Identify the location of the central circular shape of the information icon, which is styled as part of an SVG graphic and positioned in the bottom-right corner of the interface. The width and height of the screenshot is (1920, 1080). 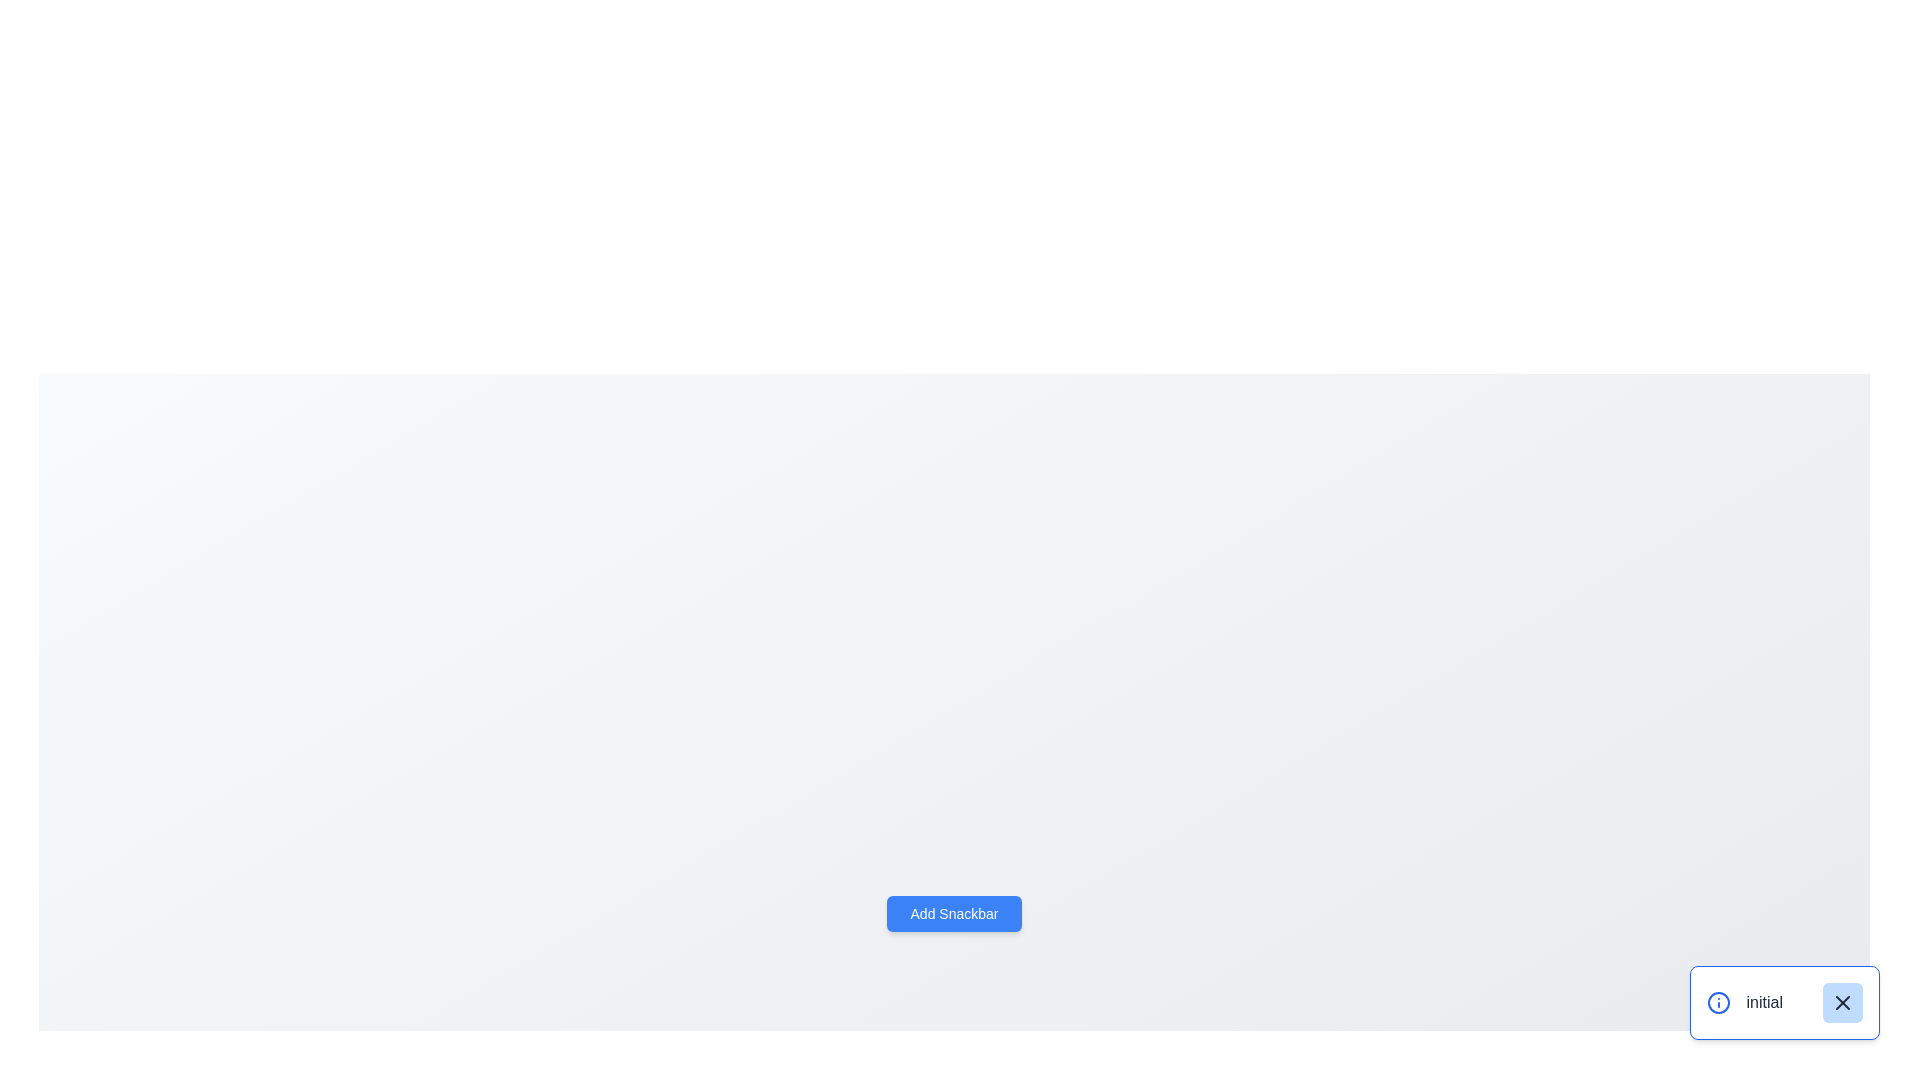
(1717, 1002).